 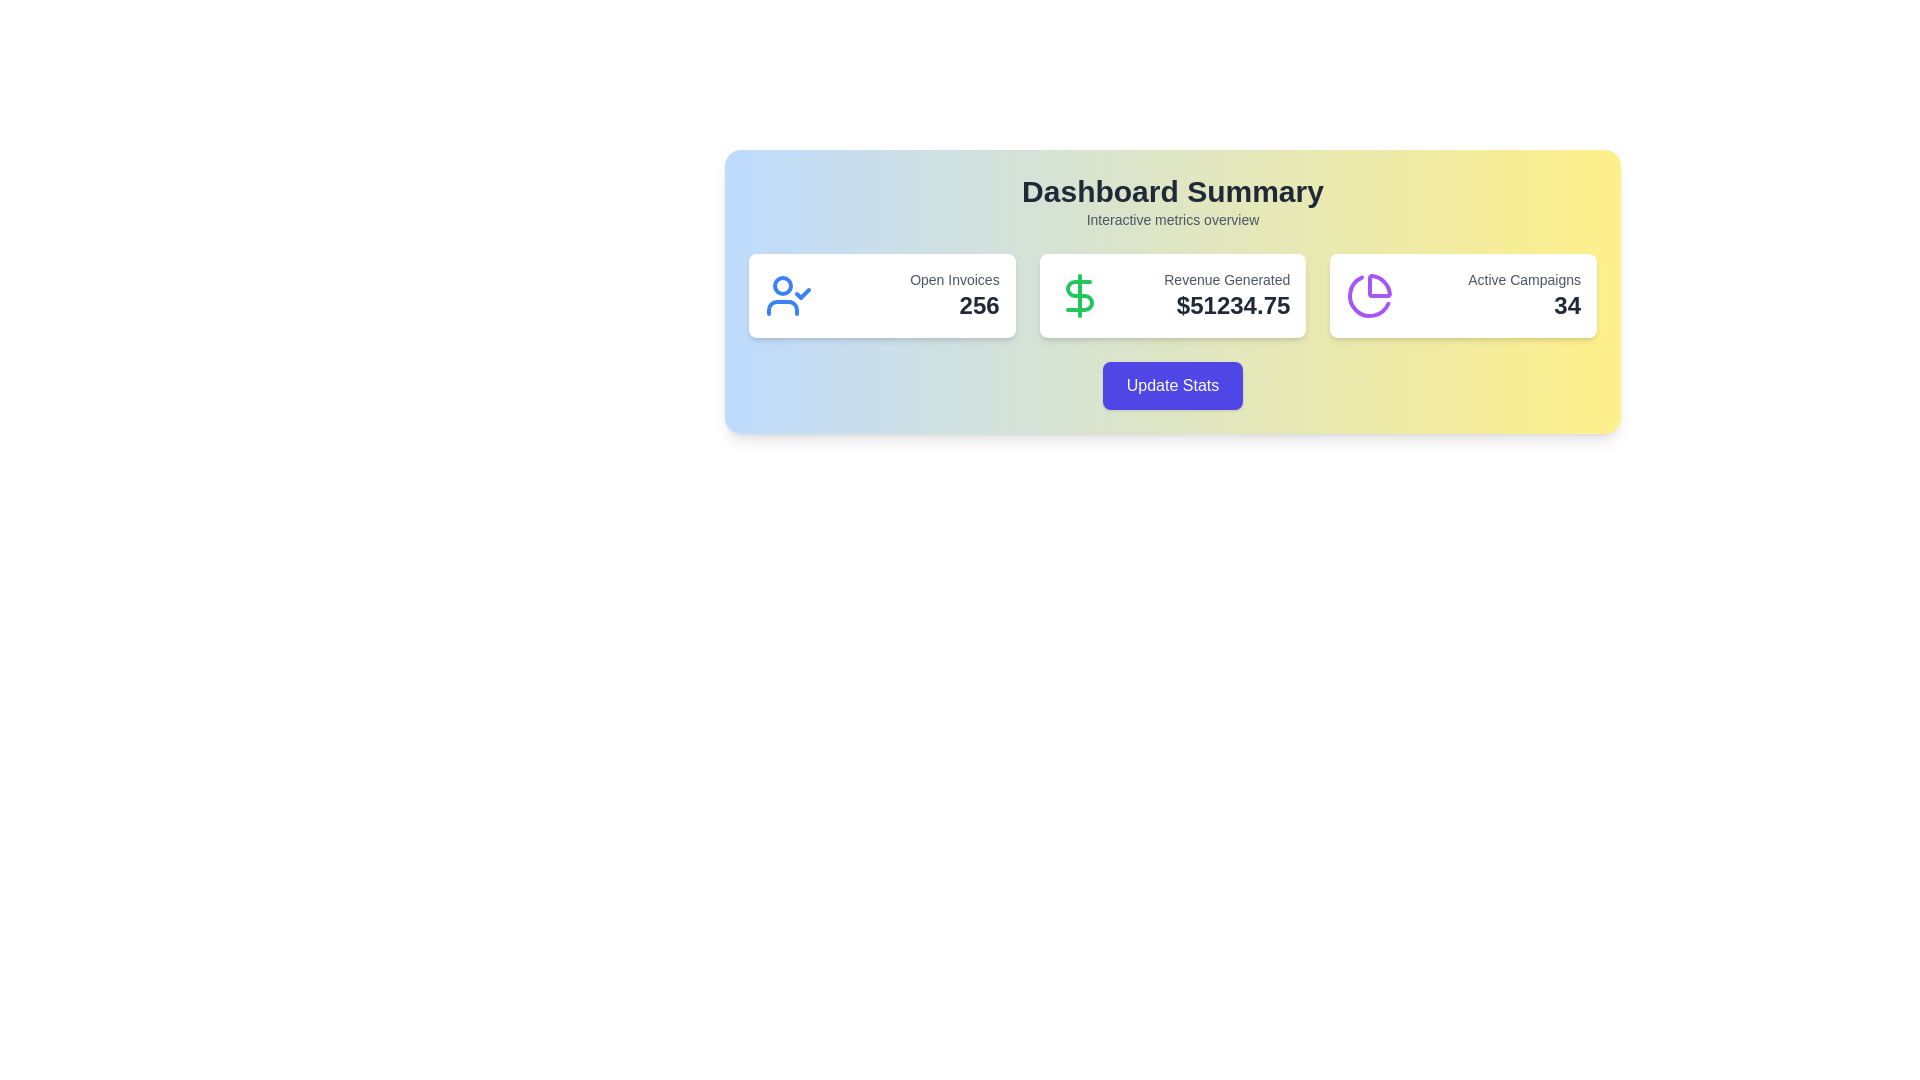 What do you see at coordinates (1368, 296) in the screenshot?
I see `the pie chart icon located in the 'Active Campaigns' card, which is the third card from the left, indicating a portion of a whole with a distinct colored section` at bounding box center [1368, 296].